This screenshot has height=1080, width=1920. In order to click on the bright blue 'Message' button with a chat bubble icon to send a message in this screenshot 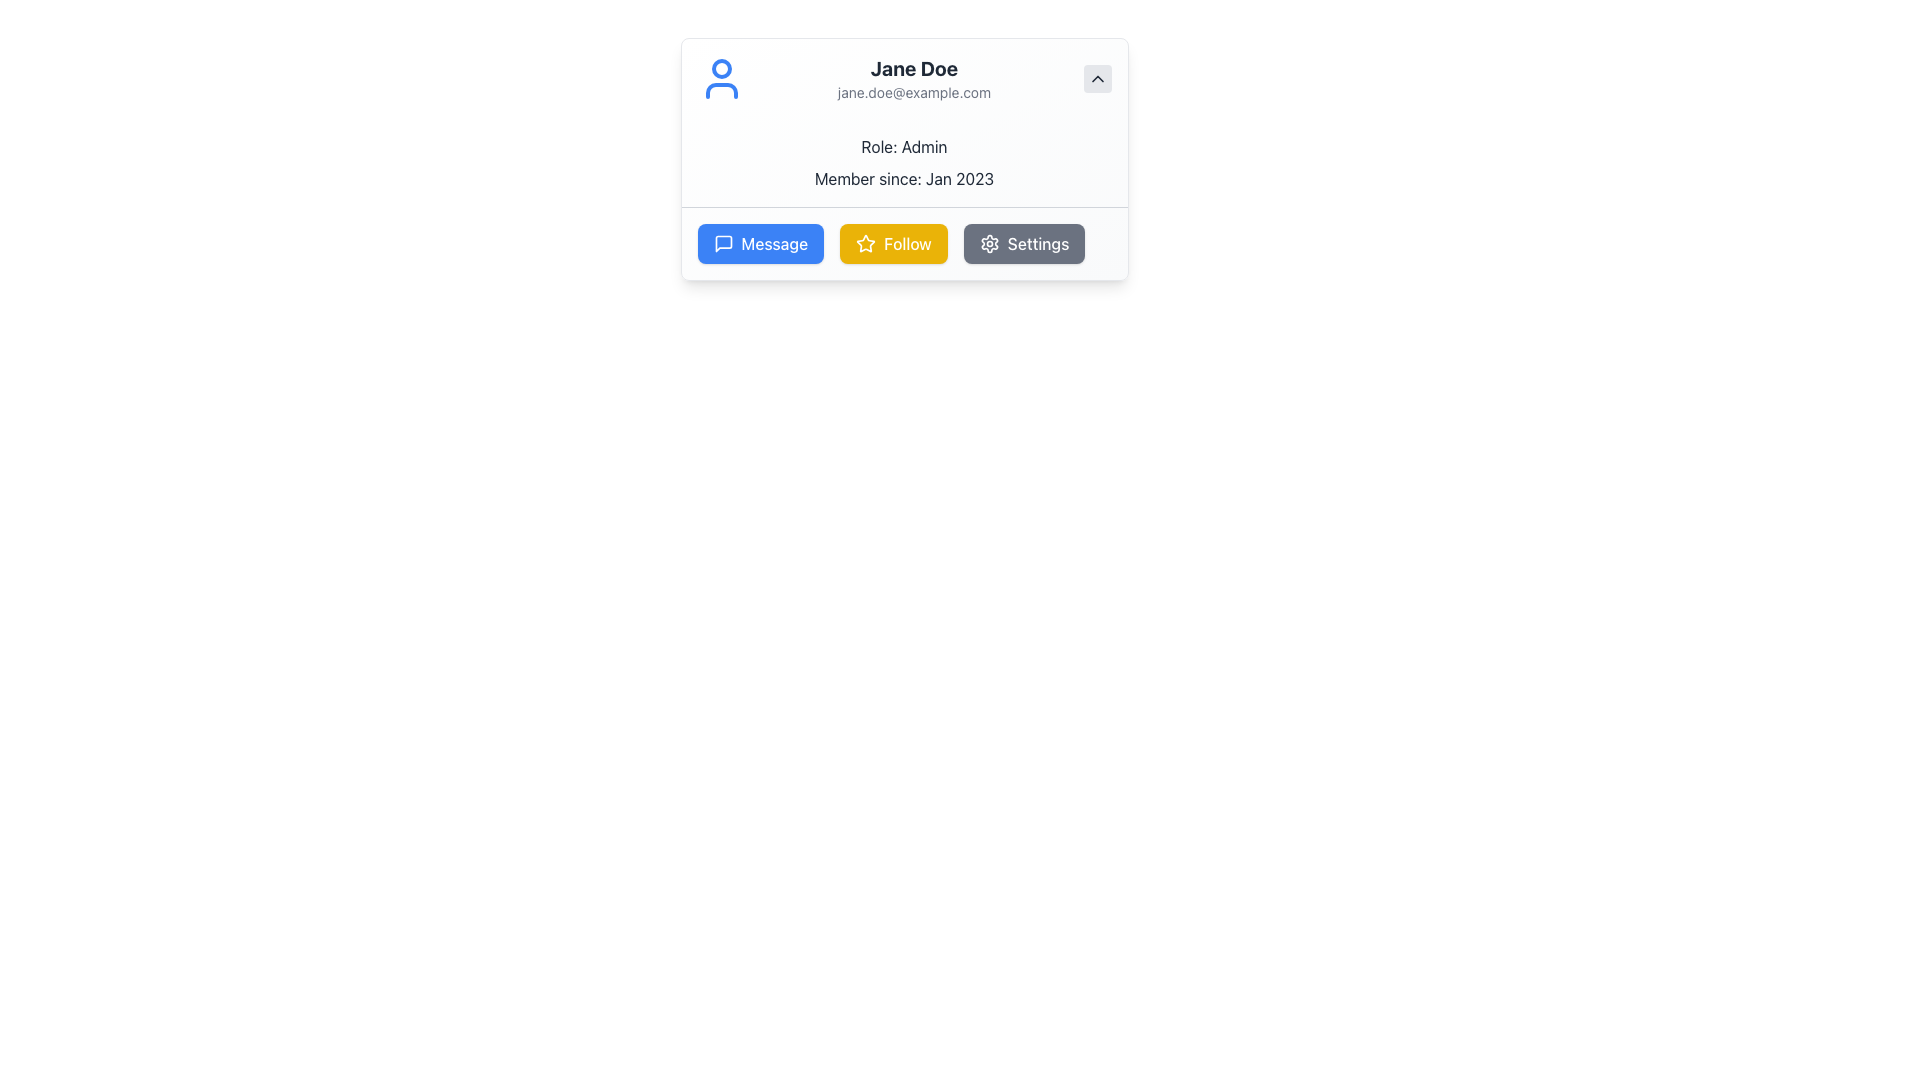, I will do `click(759, 242)`.